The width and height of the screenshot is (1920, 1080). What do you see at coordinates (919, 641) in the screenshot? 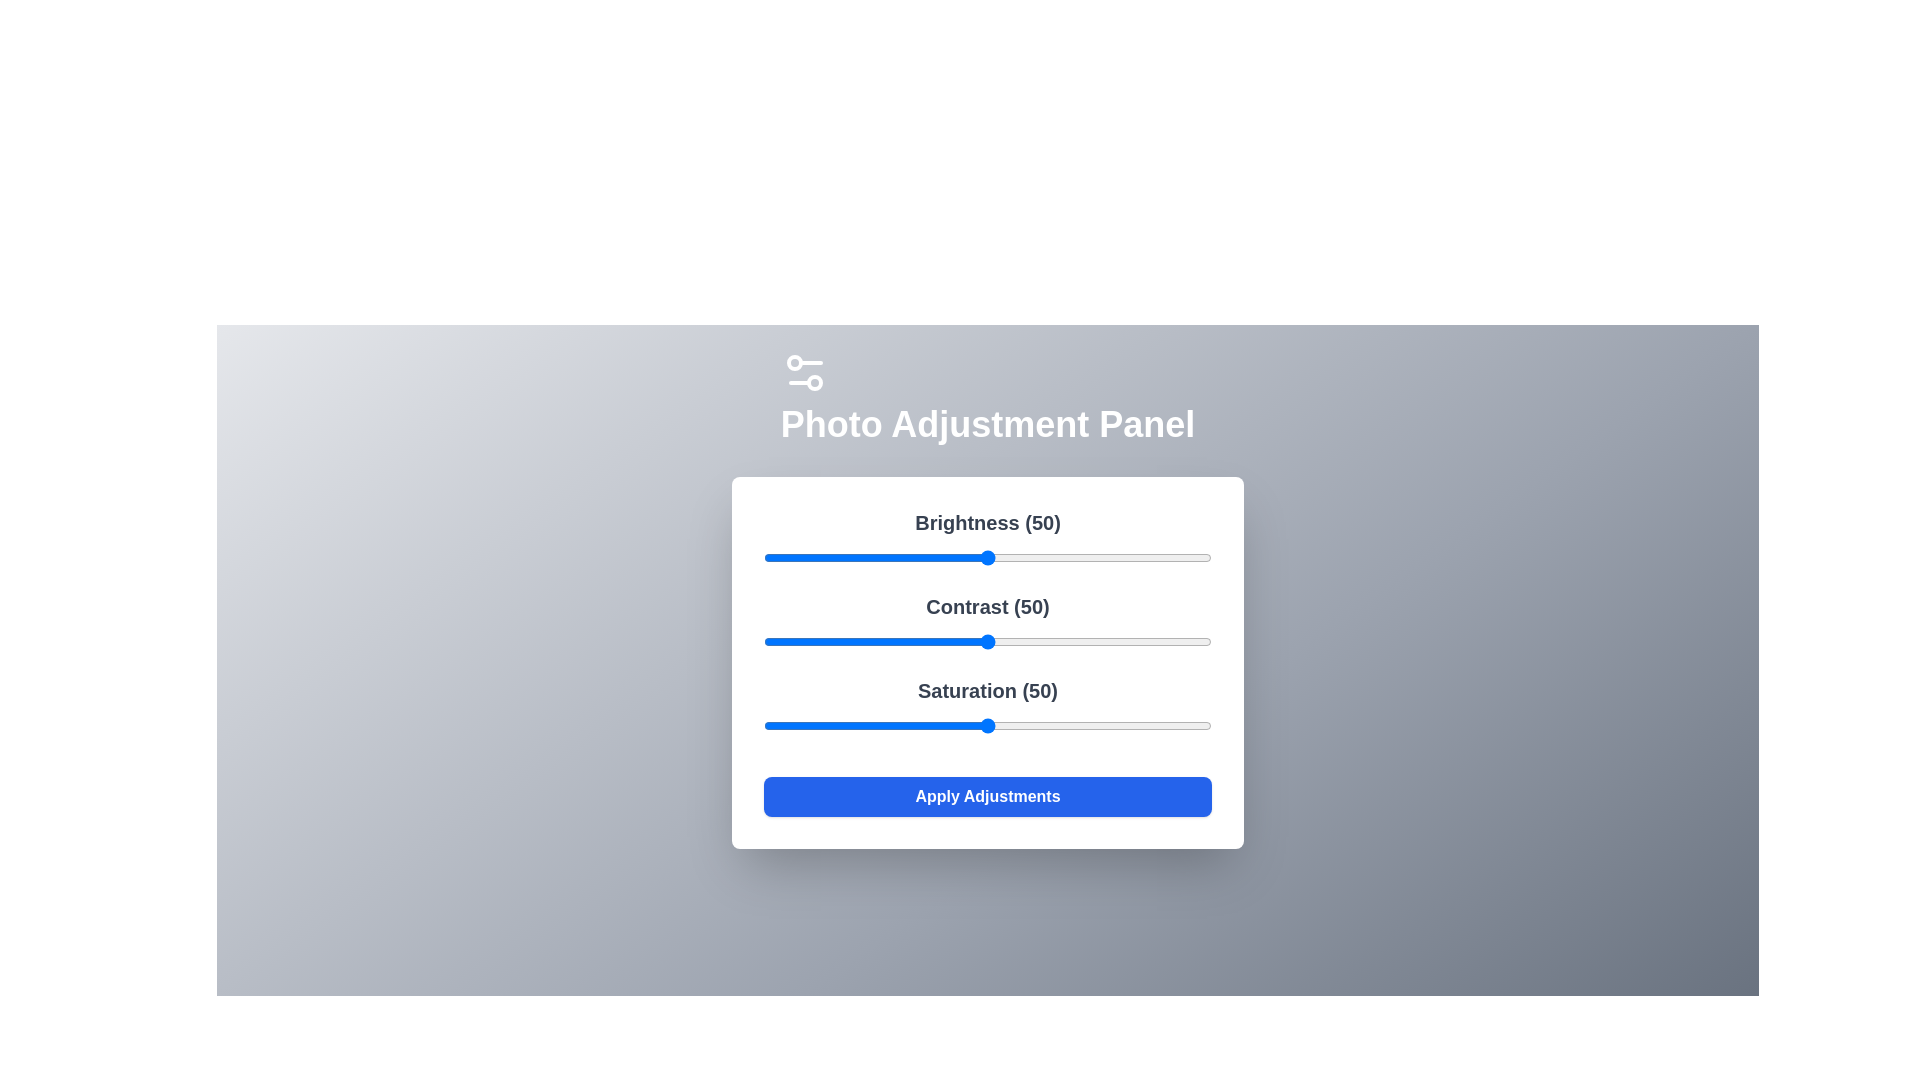
I see `the 1 slider to 35` at bounding box center [919, 641].